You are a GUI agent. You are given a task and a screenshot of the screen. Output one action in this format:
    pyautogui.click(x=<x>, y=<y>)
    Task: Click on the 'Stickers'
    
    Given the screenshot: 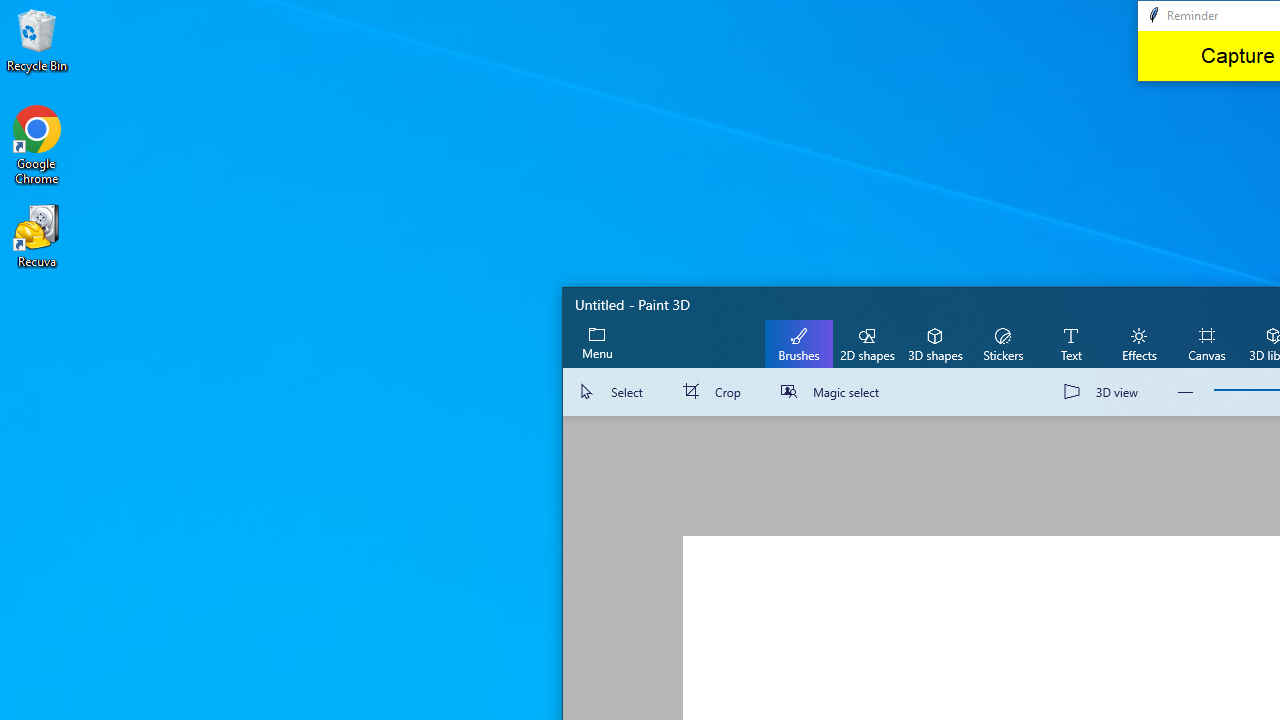 What is the action you would take?
    pyautogui.click(x=1002, y=342)
    